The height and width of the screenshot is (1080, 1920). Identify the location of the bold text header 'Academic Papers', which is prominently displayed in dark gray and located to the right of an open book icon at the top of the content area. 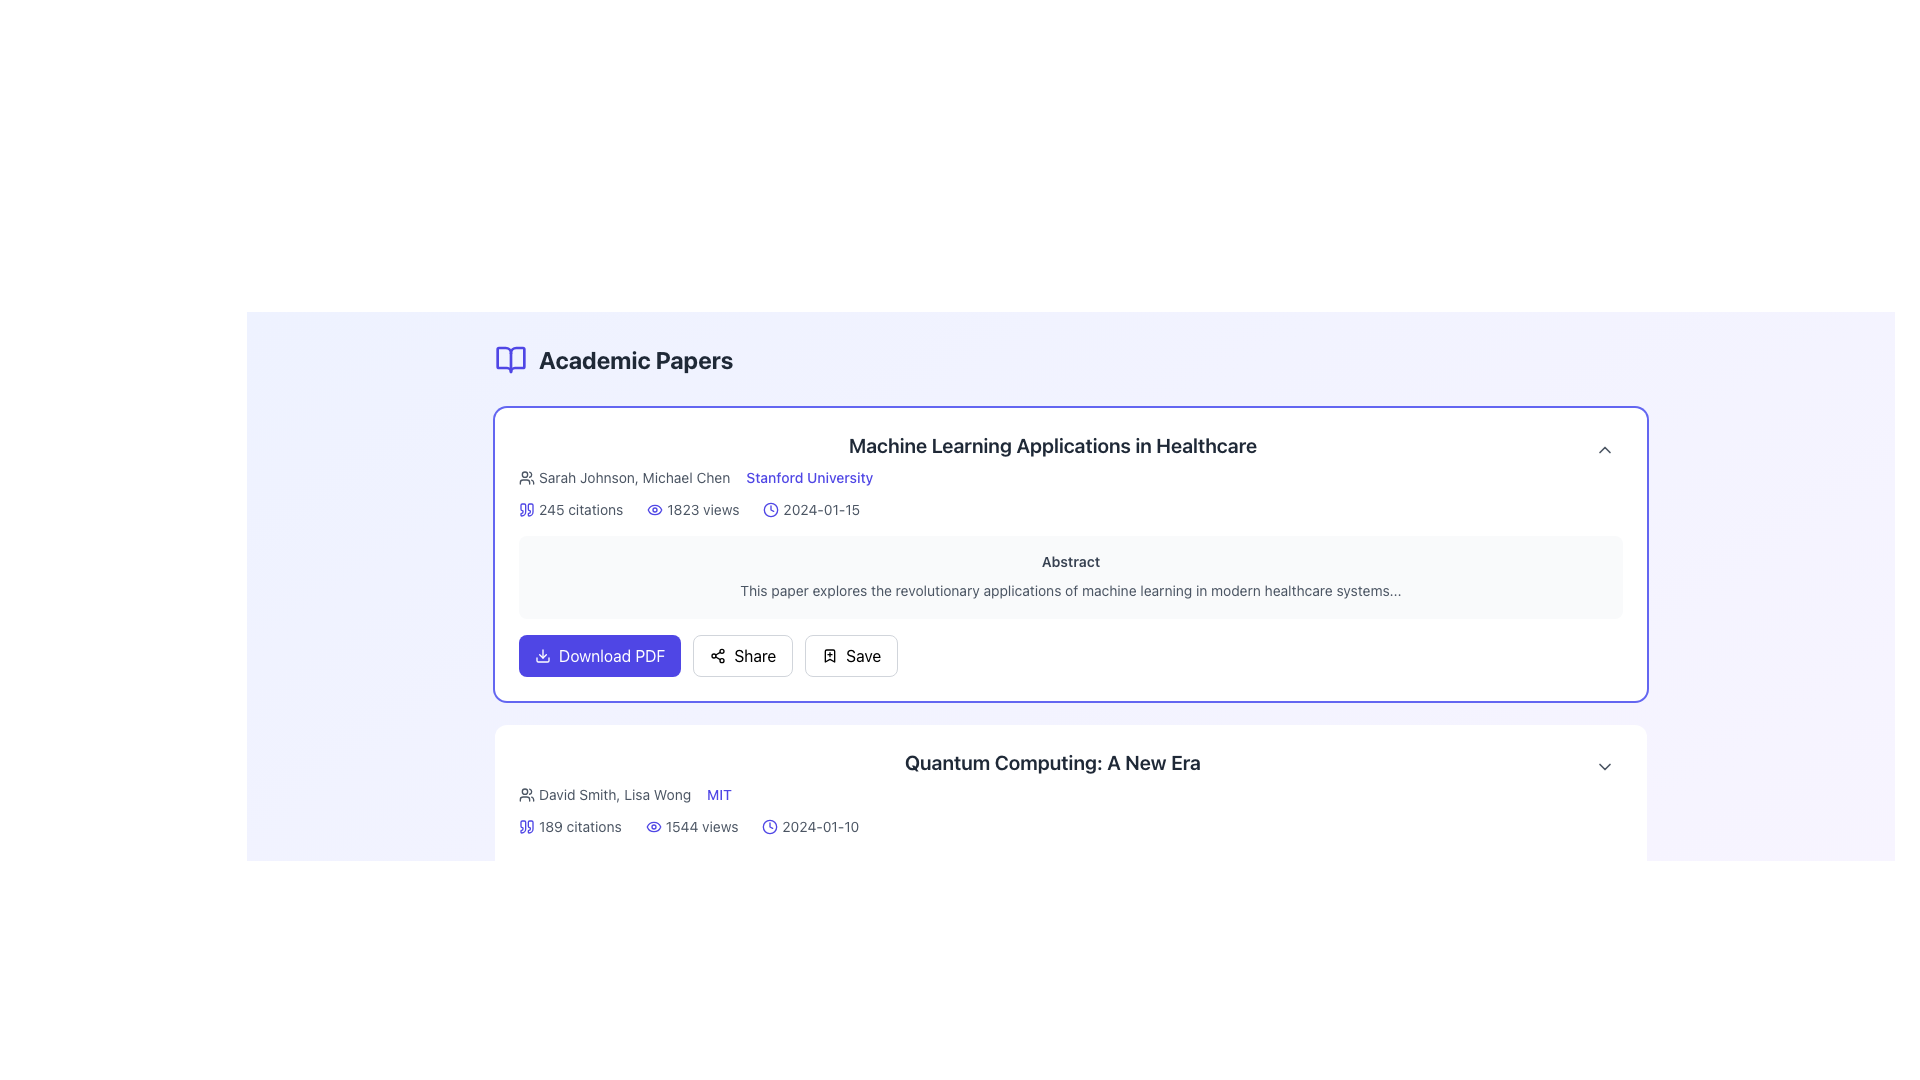
(635, 358).